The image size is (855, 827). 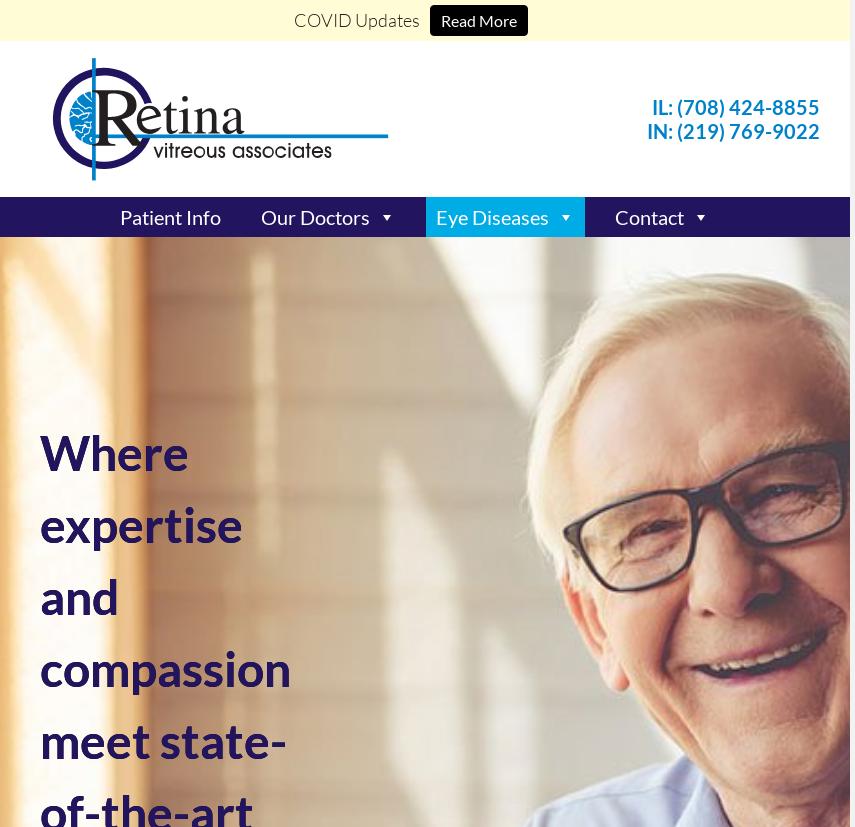 What do you see at coordinates (492, 217) in the screenshot?
I see `'Eye Diseases'` at bounding box center [492, 217].